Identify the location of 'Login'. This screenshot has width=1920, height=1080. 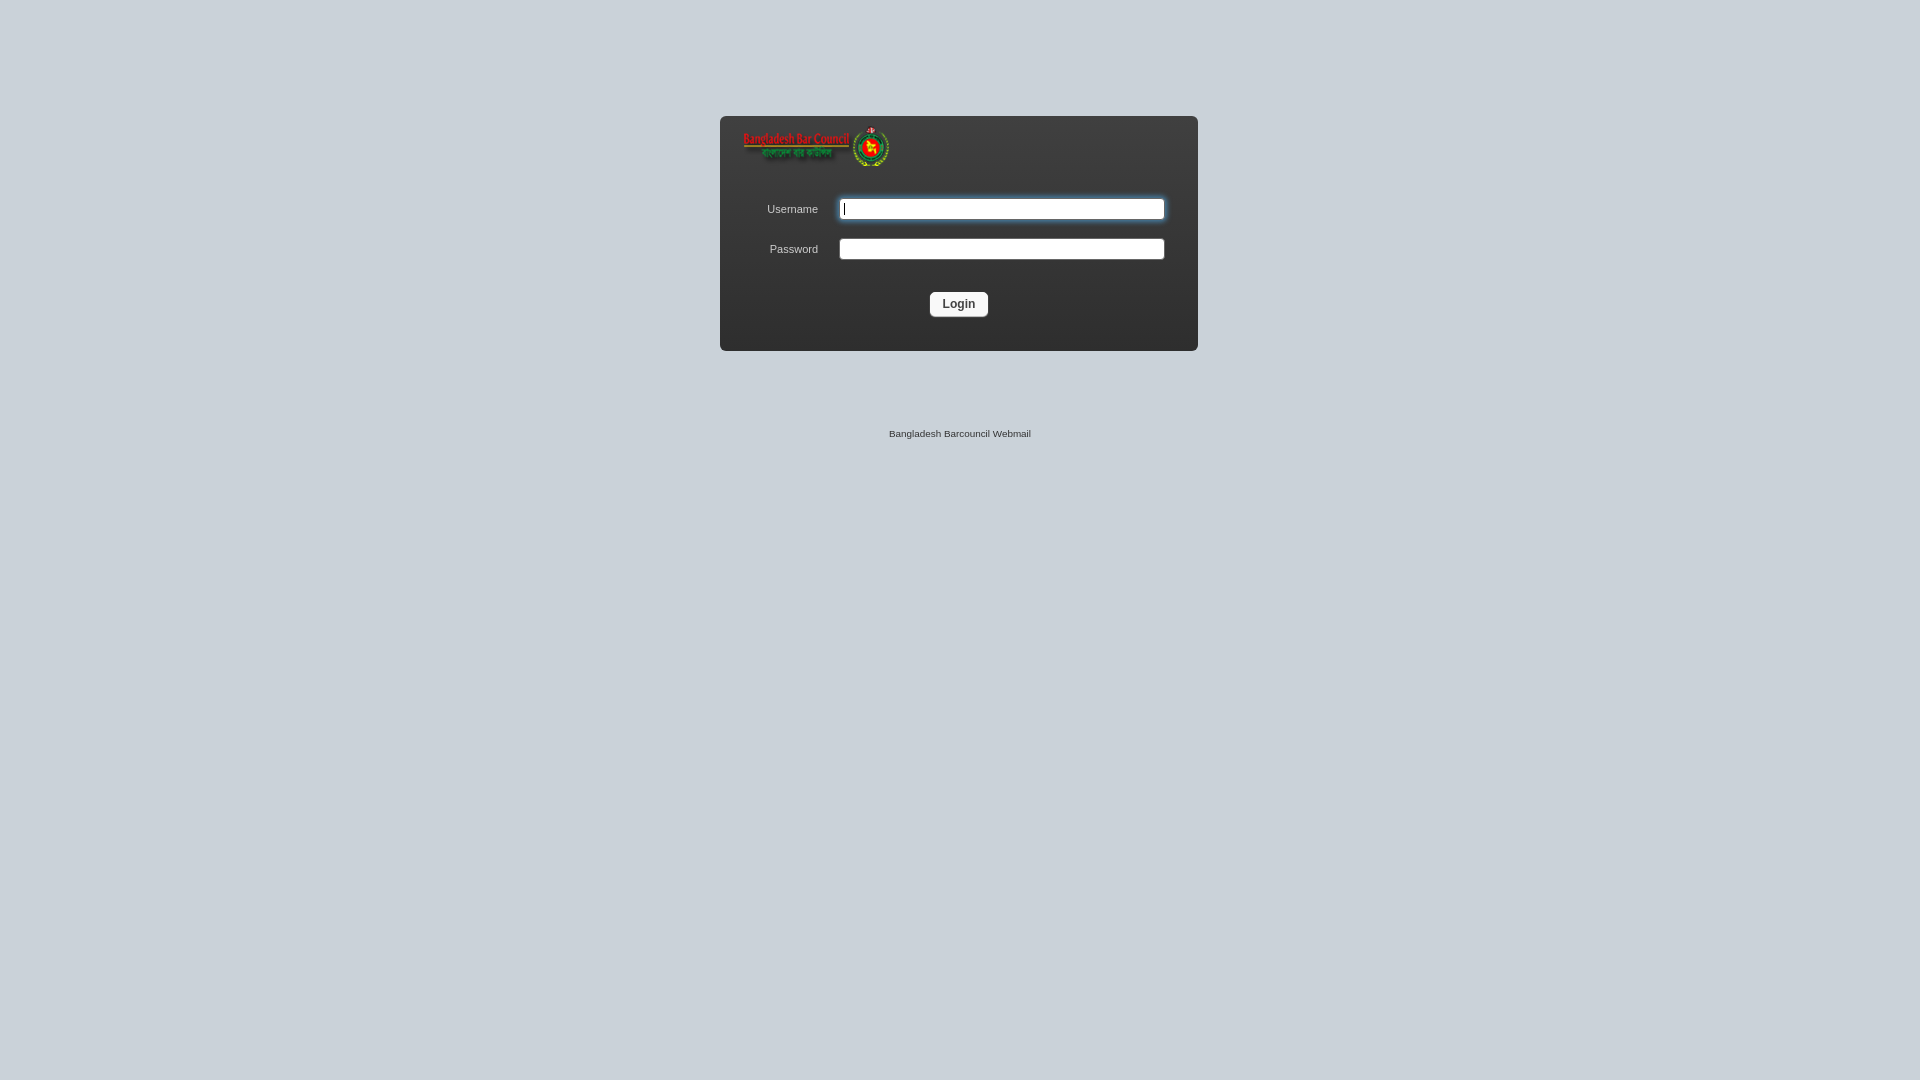
(929, 304).